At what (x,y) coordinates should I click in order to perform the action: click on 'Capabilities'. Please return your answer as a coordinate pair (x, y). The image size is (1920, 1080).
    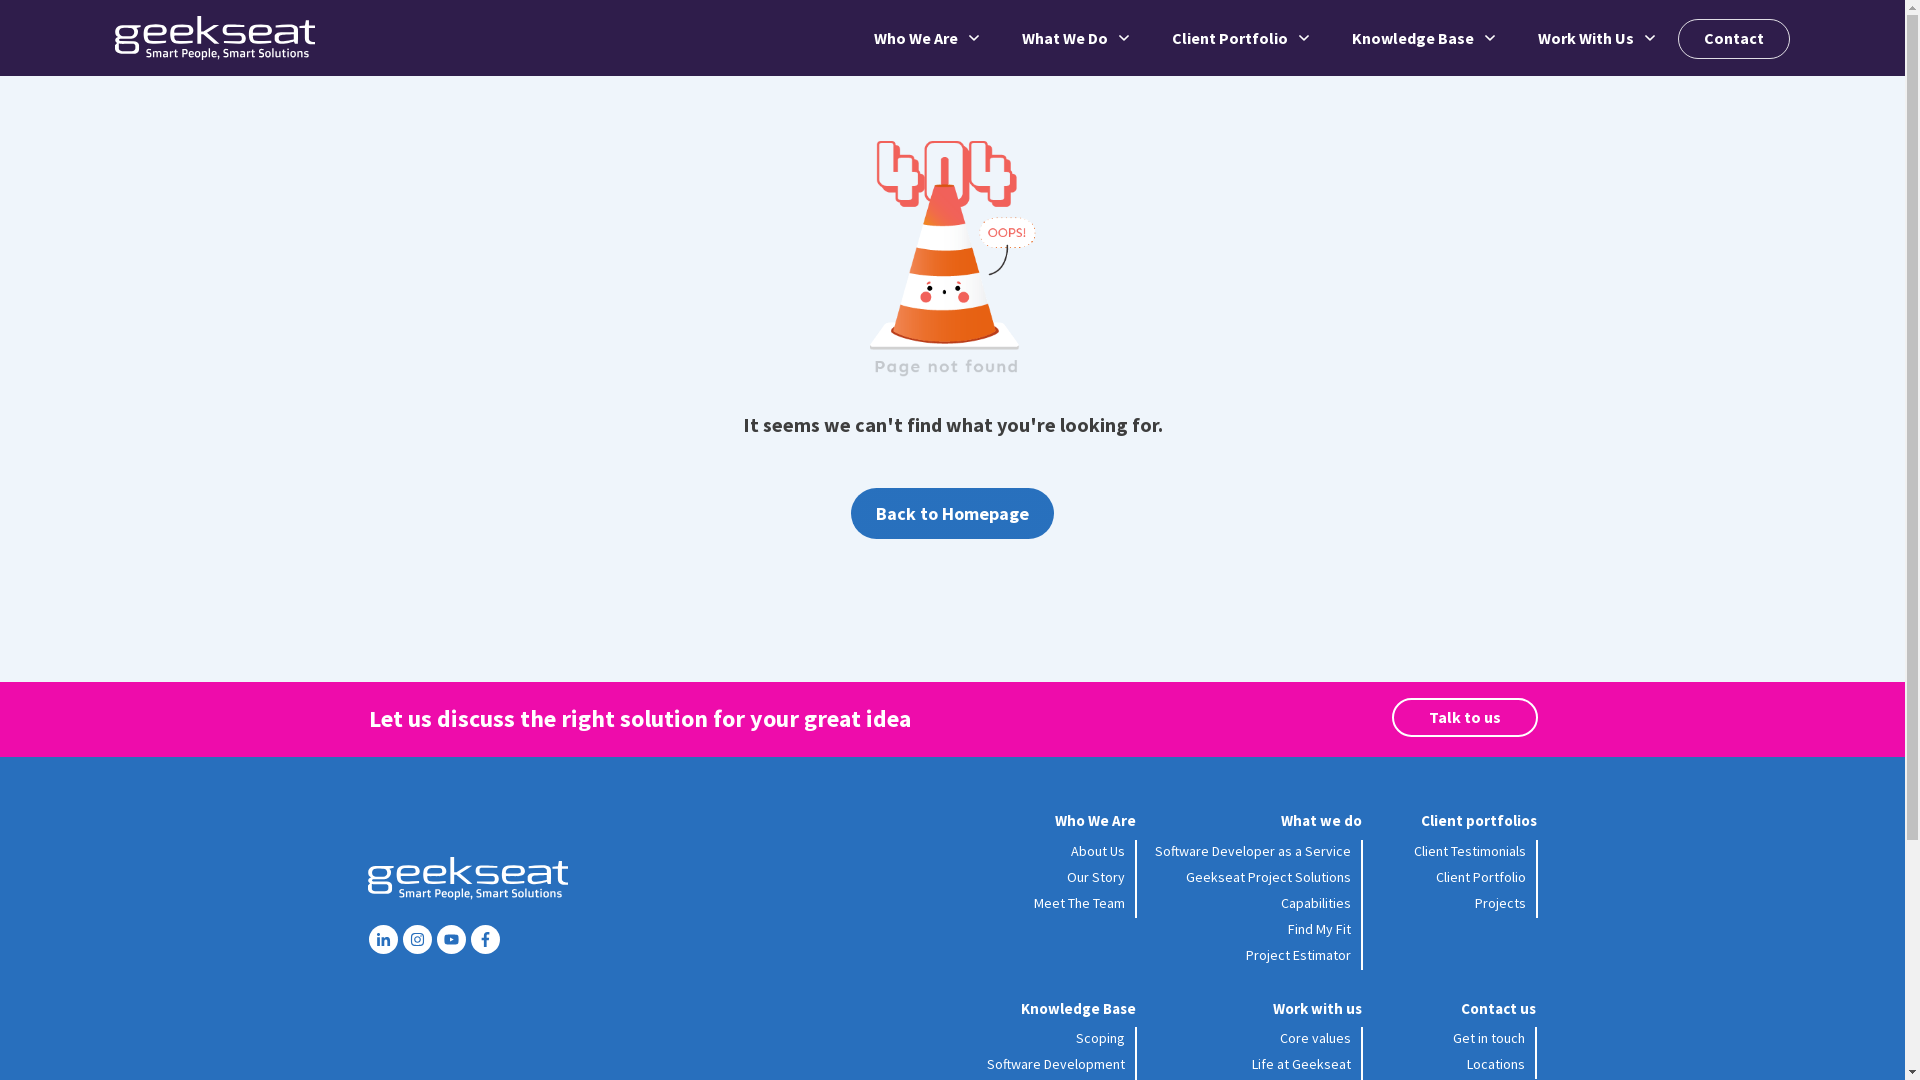
    Looking at the image, I should click on (1281, 902).